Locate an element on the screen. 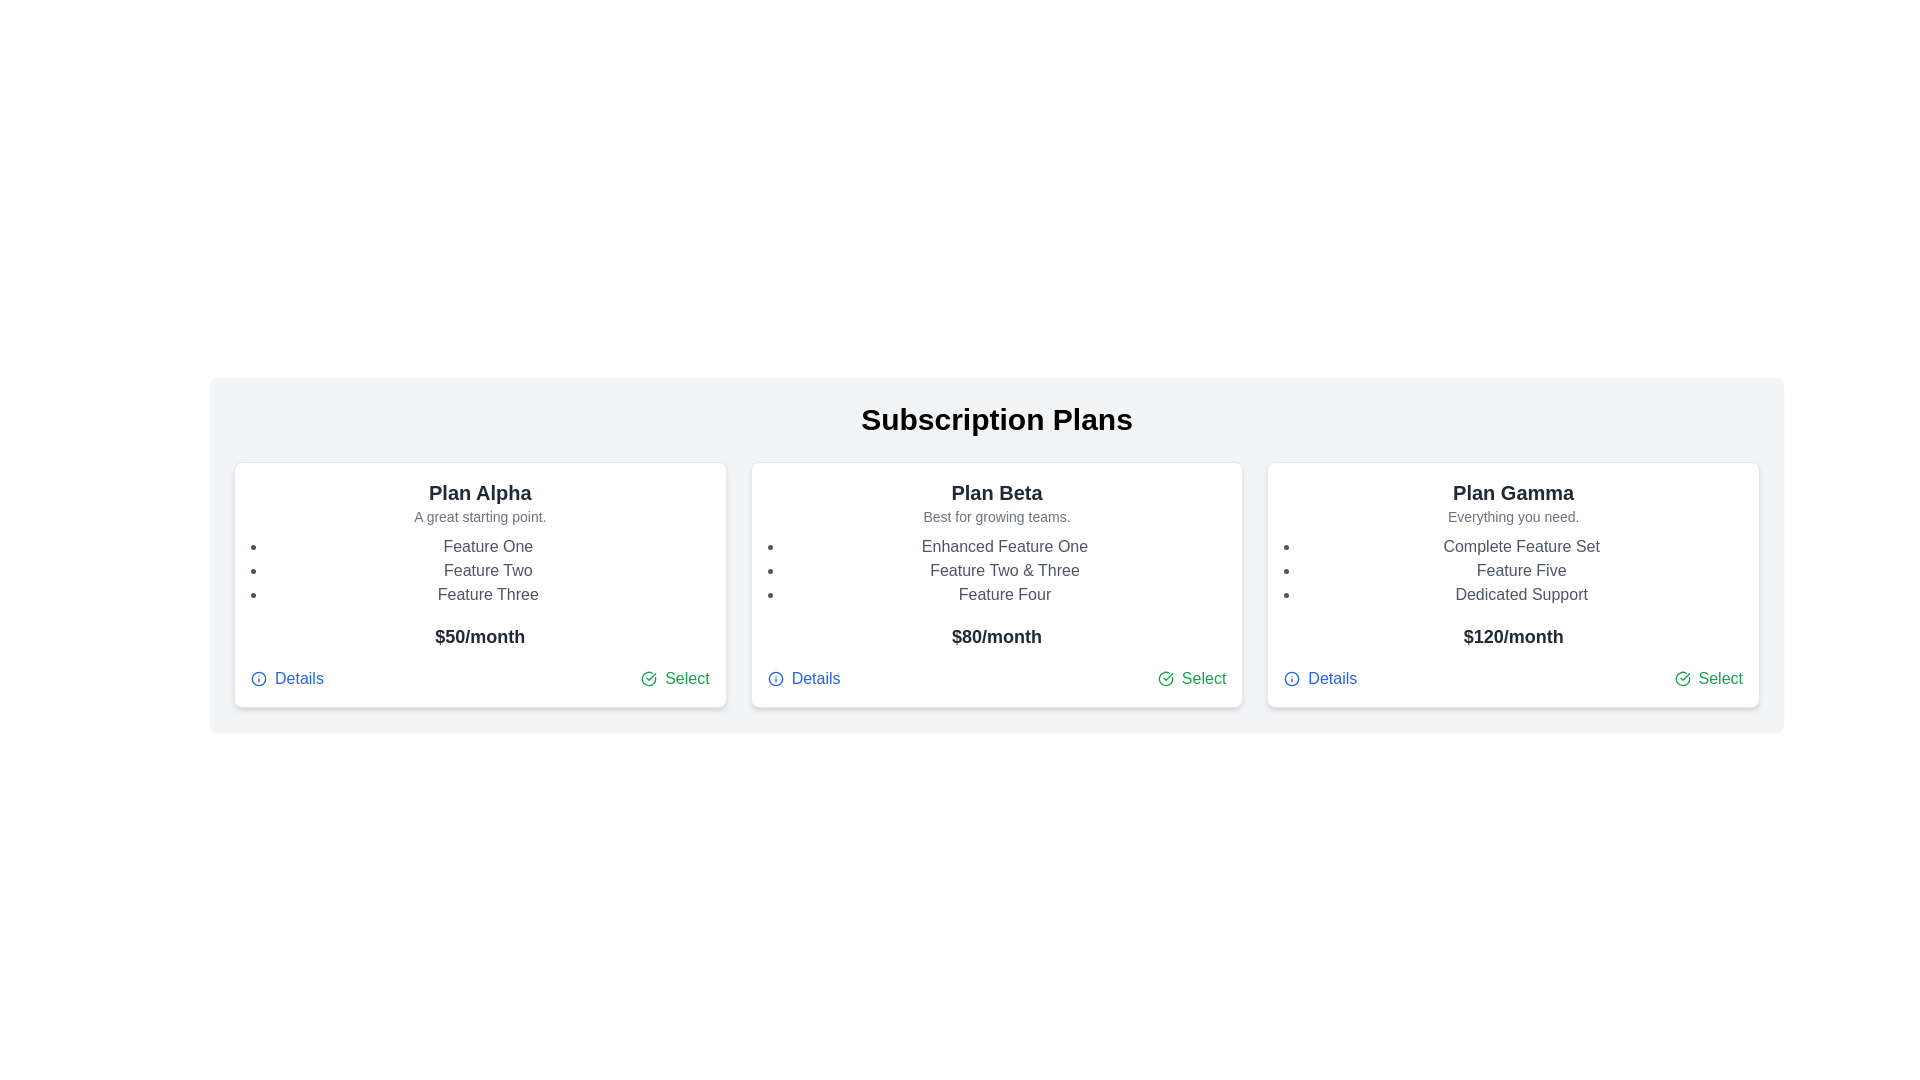 The height and width of the screenshot is (1080, 1920). the visual indication icon next to the 'Select' option for the 'Plan Gamma' plan, which is the third plan from the left is located at coordinates (1681, 677).